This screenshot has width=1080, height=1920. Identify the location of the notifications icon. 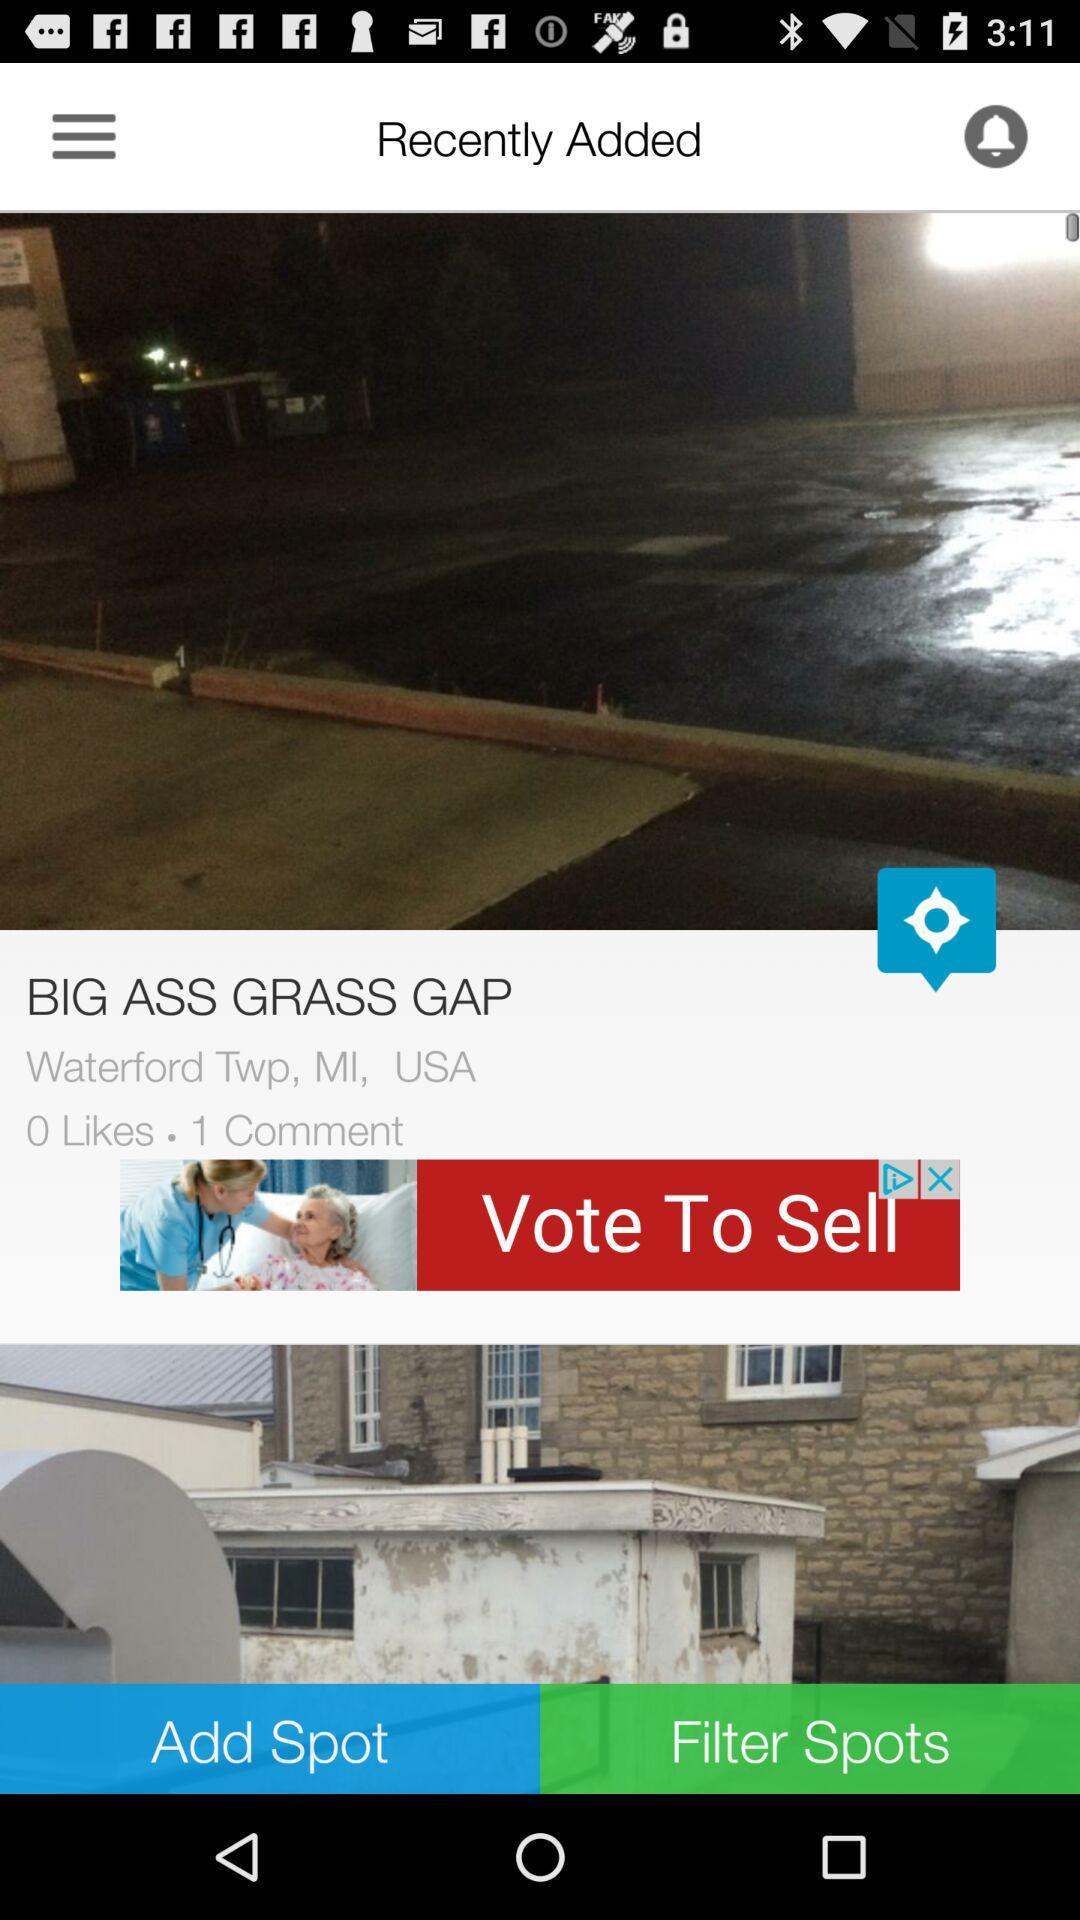
(995, 145).